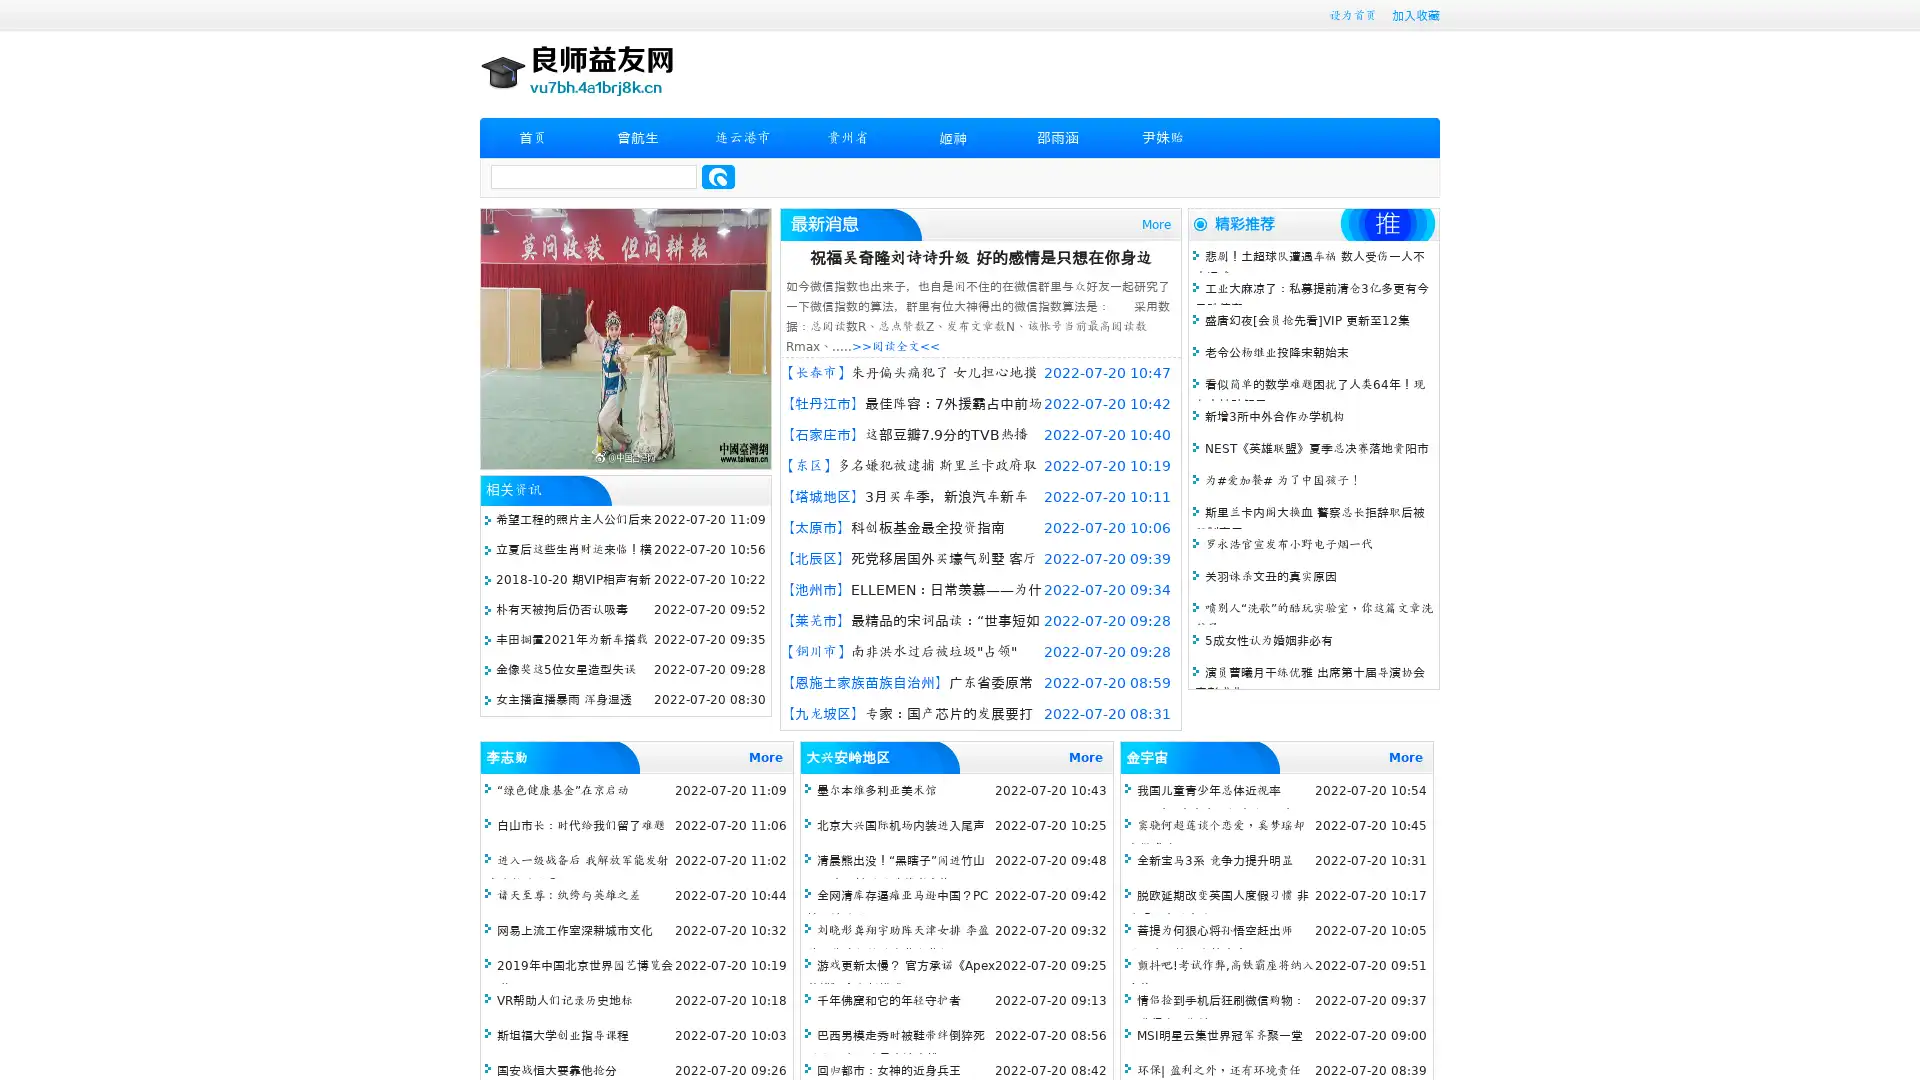  What do you see at coordinates (718, 176) in the screenshot?
I see `Search` at bounding box center [718, 176].